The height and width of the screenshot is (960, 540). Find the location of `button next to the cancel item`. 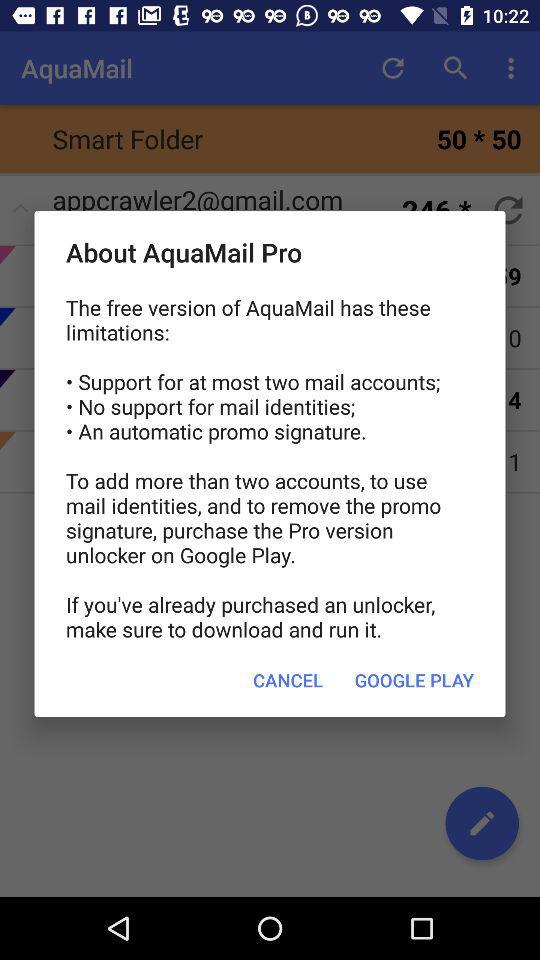

button next to the cancel item is located at coordinates (413, 680).